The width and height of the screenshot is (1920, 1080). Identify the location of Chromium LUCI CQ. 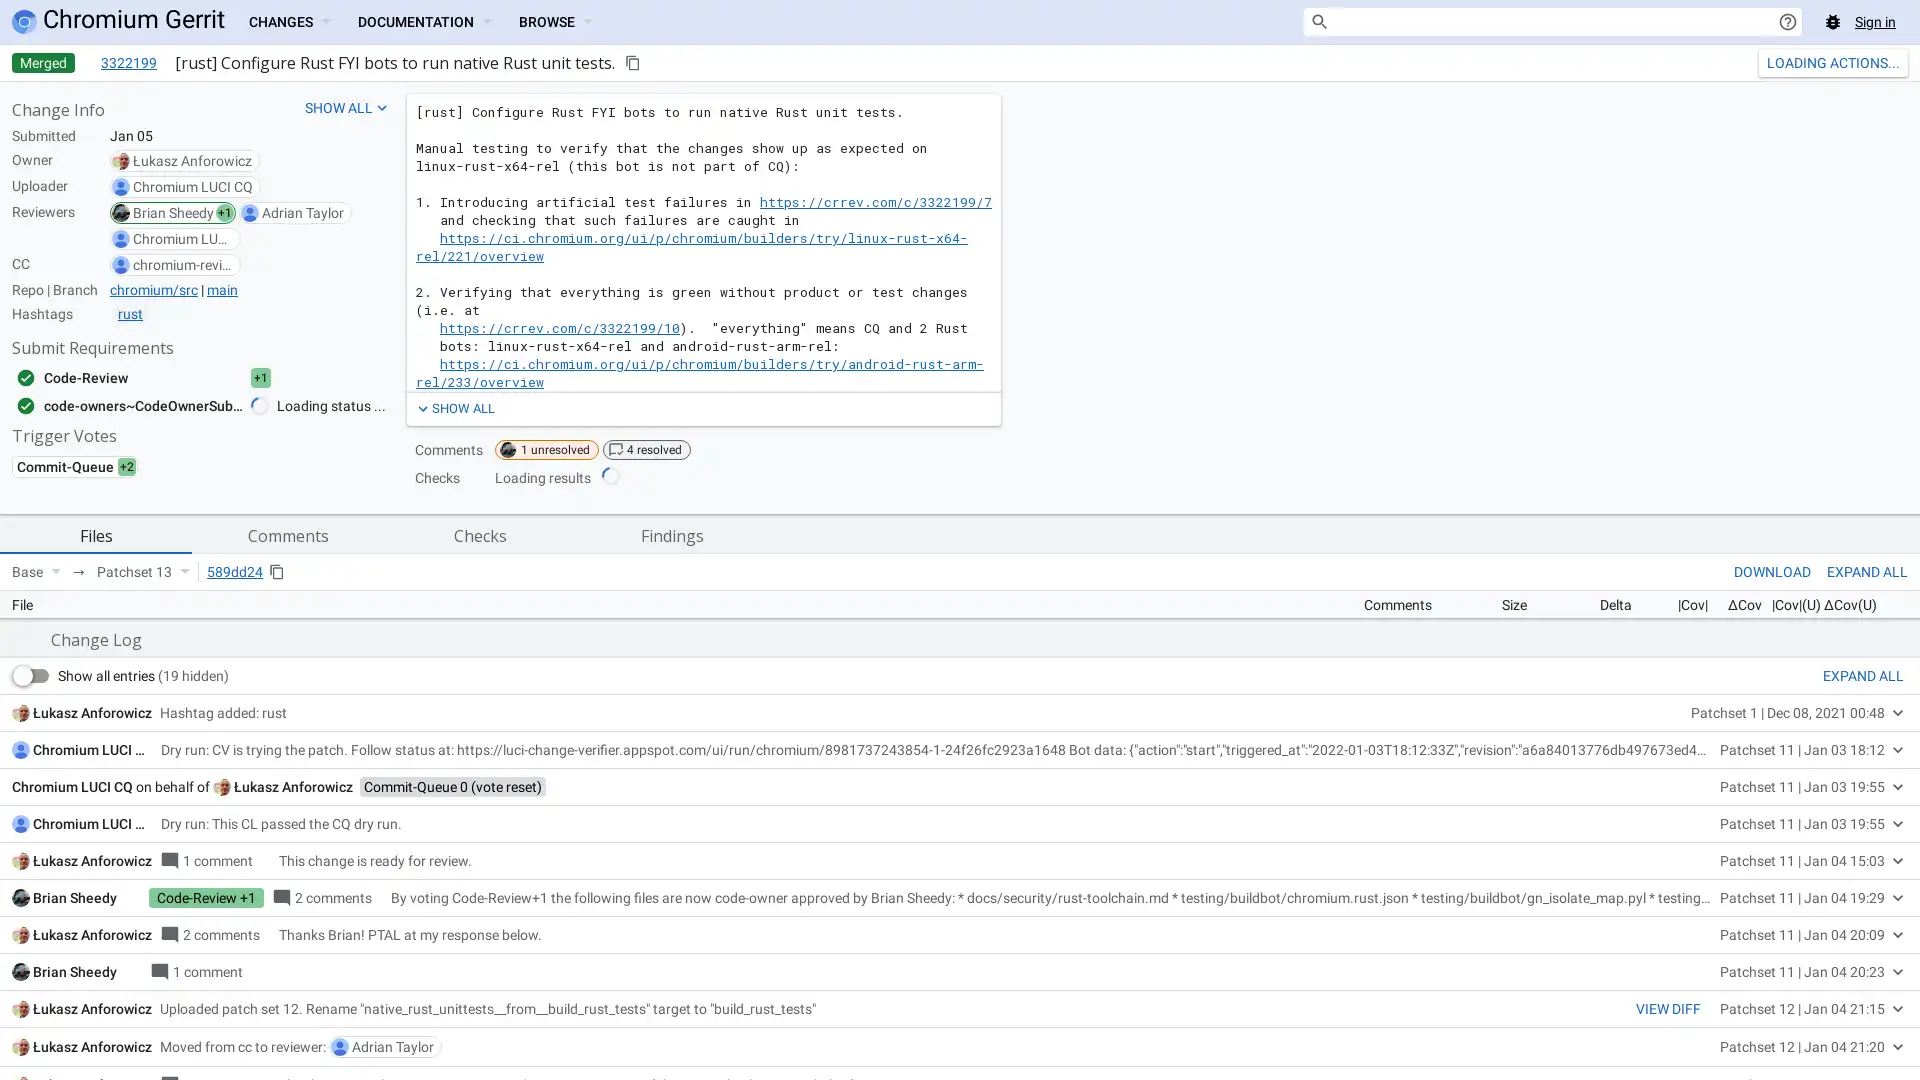
(192, 186).